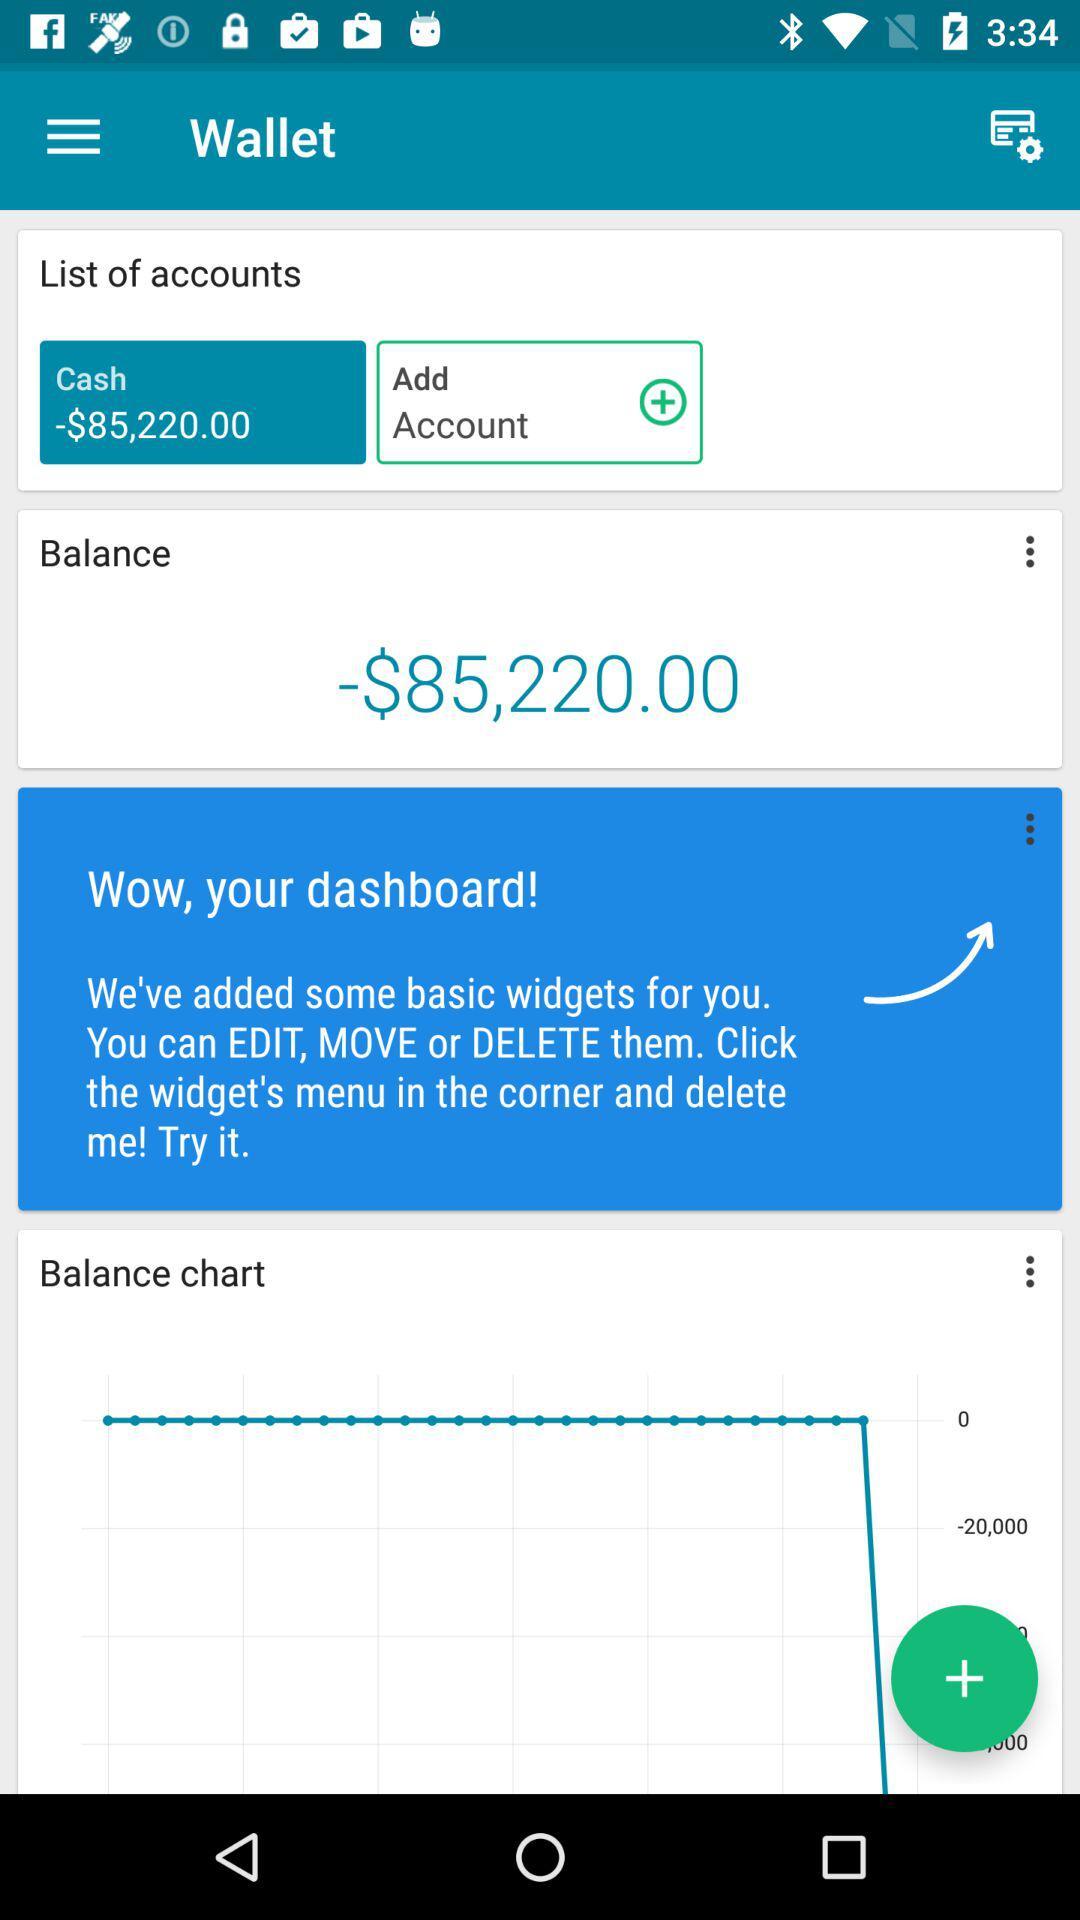  What do you see at coordinates (963, 1678) in the screenshot?
I see `the add icon` at bounding box center [963, 1678].